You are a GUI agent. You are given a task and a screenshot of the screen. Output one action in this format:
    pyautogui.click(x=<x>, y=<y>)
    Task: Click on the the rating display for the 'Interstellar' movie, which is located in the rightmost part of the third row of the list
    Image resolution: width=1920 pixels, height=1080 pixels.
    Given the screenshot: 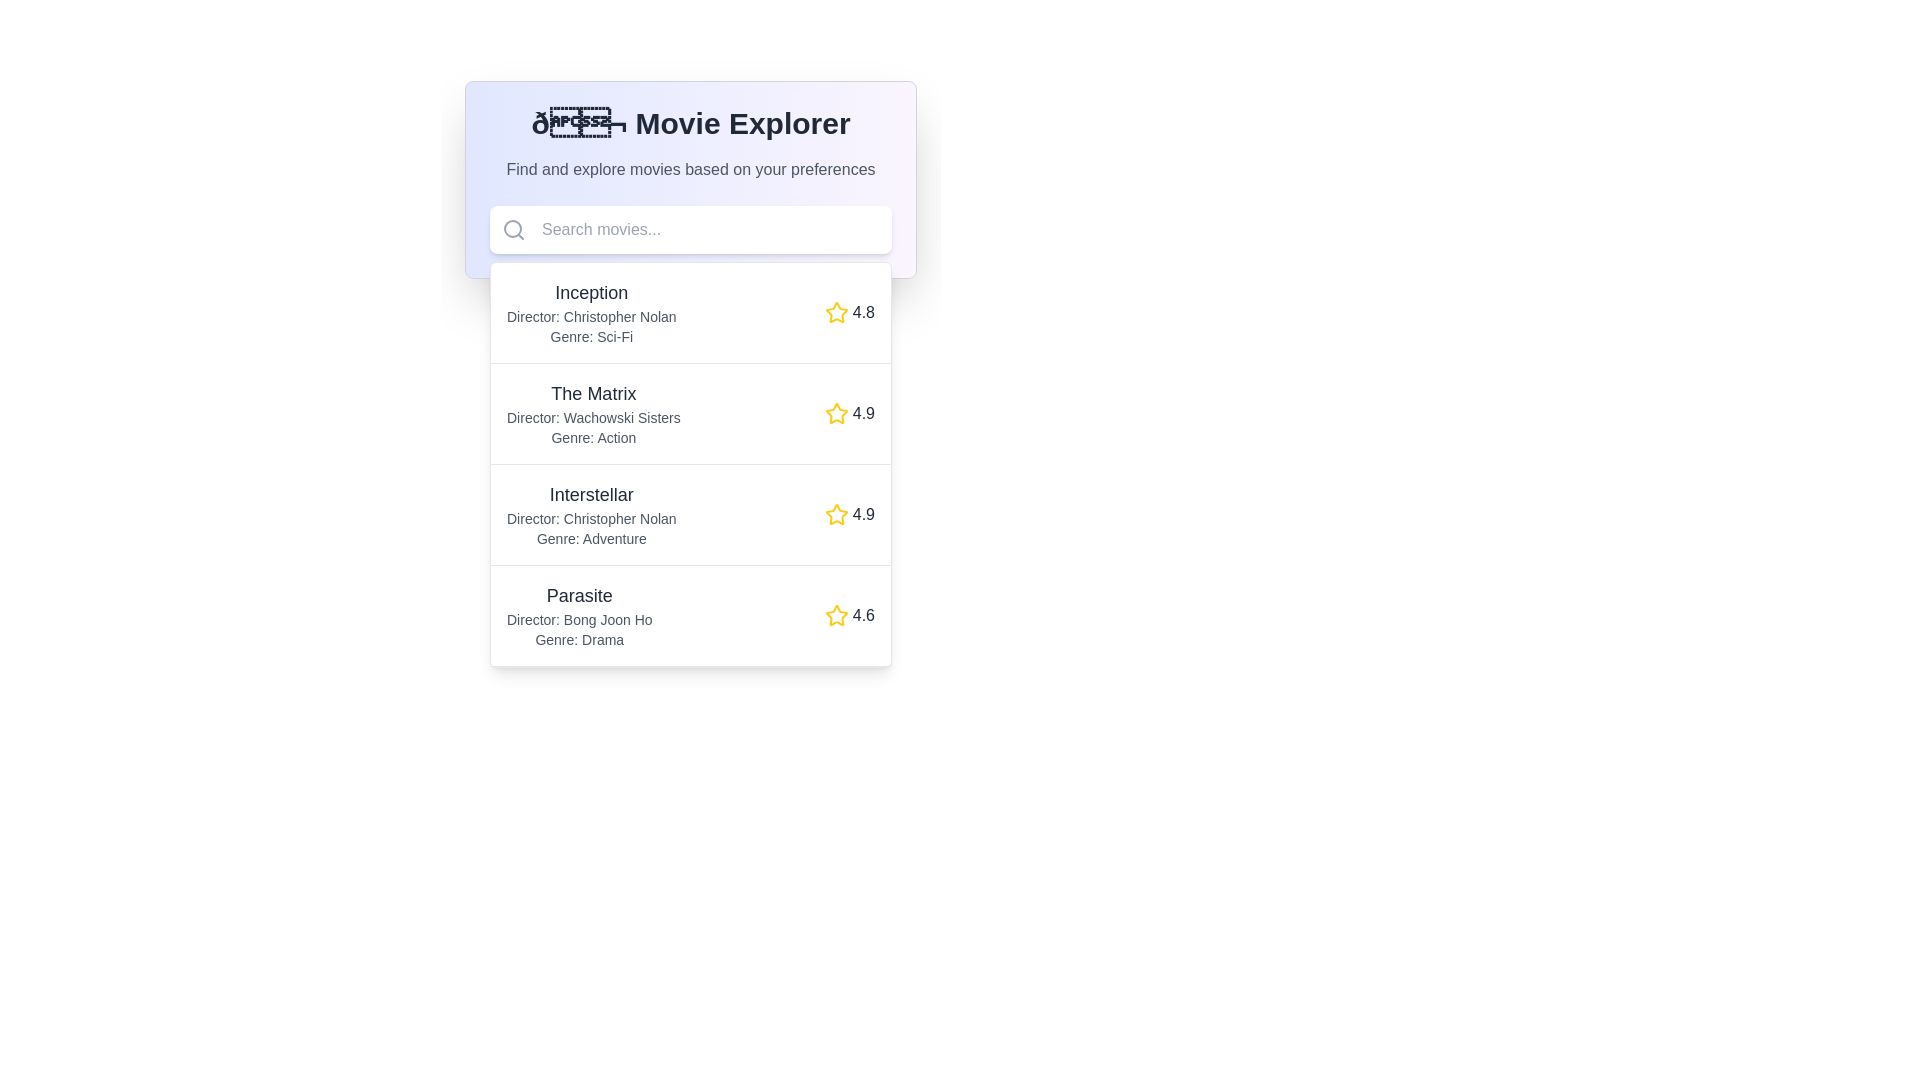 What is the action you would take?
    pyautogui.click(x=849, y=514)
    